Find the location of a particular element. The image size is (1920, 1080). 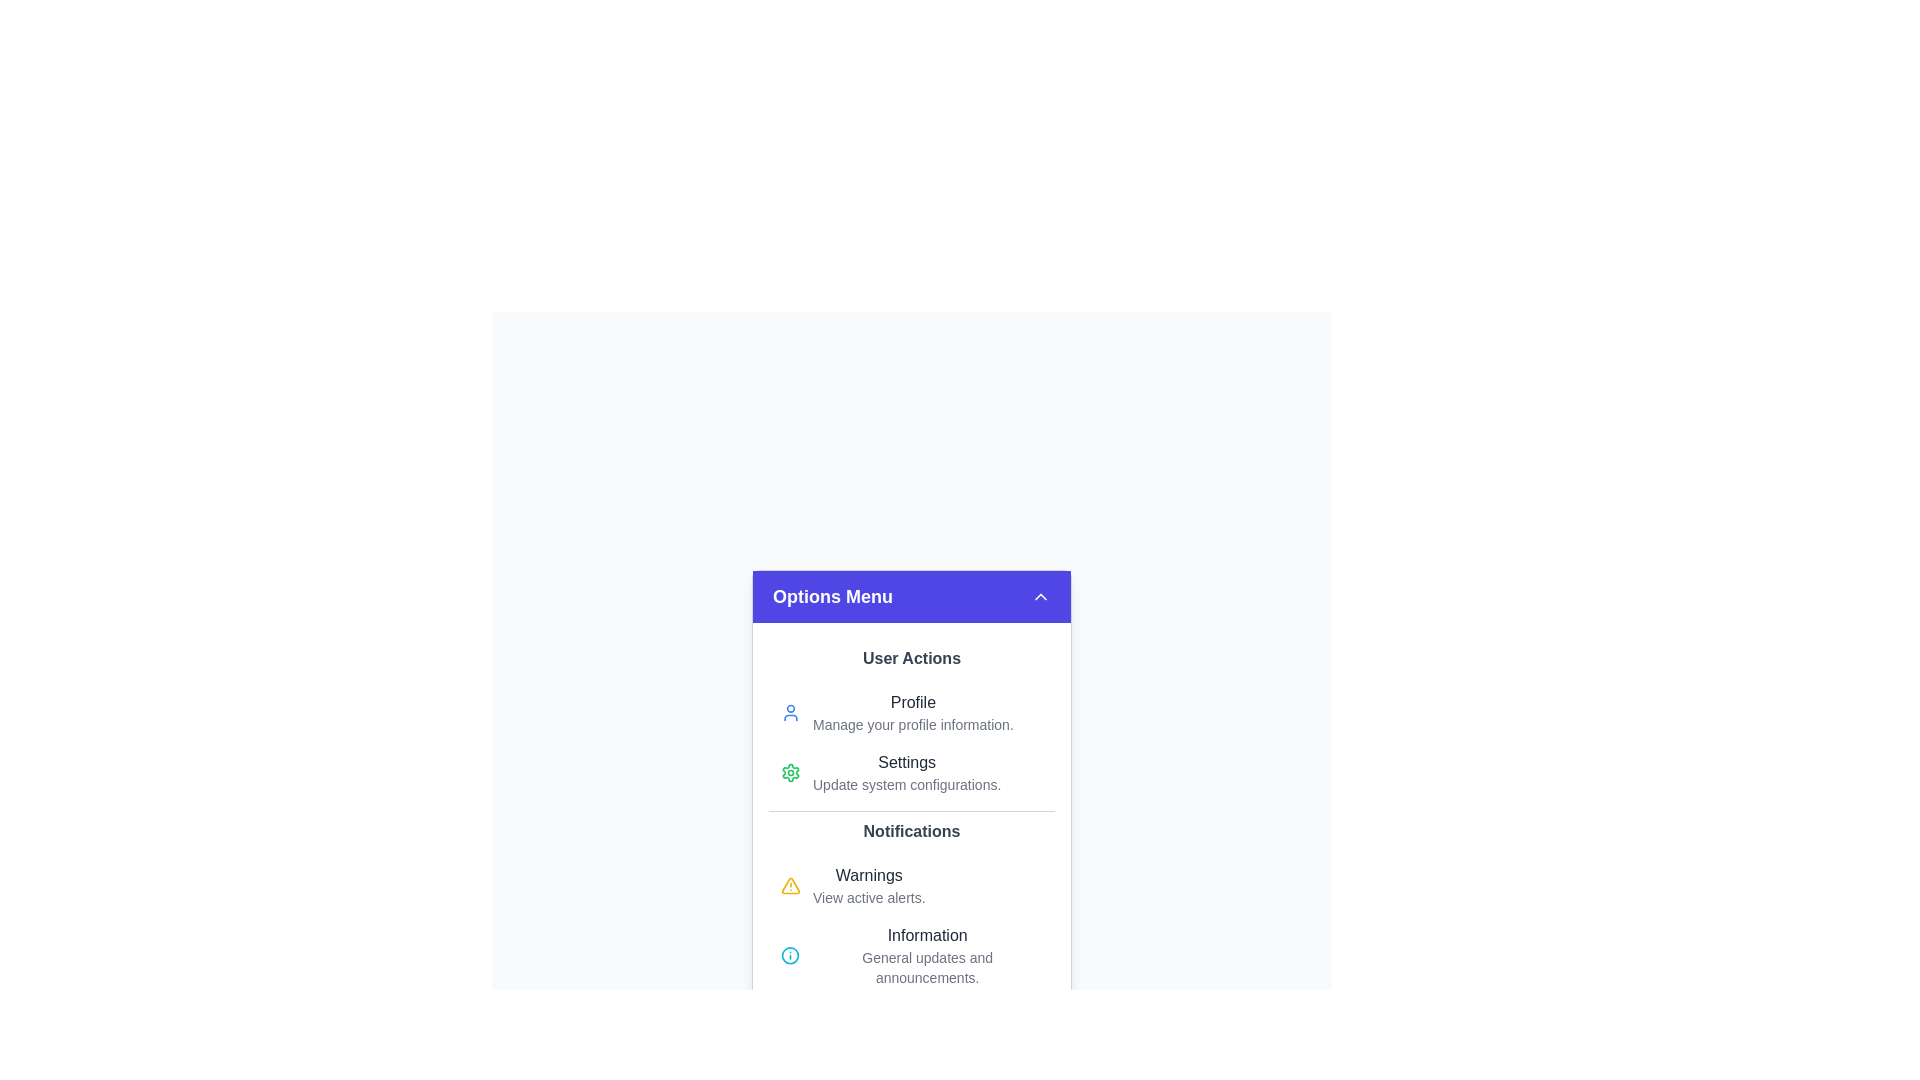

the green gear icon in the 'Settings' section of the 'User Actions' category is located at coordinates (790, 771).